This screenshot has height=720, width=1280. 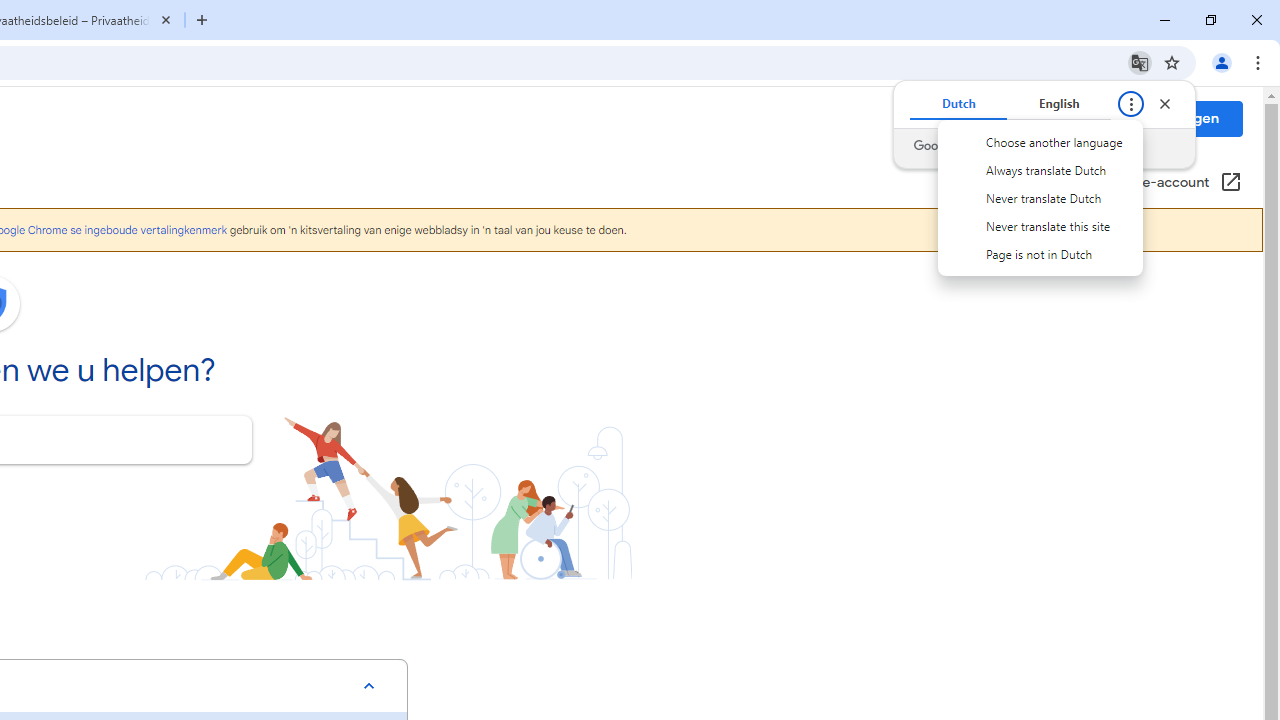 What do you see at coordinates (1040, 169) in the screenshot?
I see `'Always translate Dutch'` at bounding box center [1040, 169].